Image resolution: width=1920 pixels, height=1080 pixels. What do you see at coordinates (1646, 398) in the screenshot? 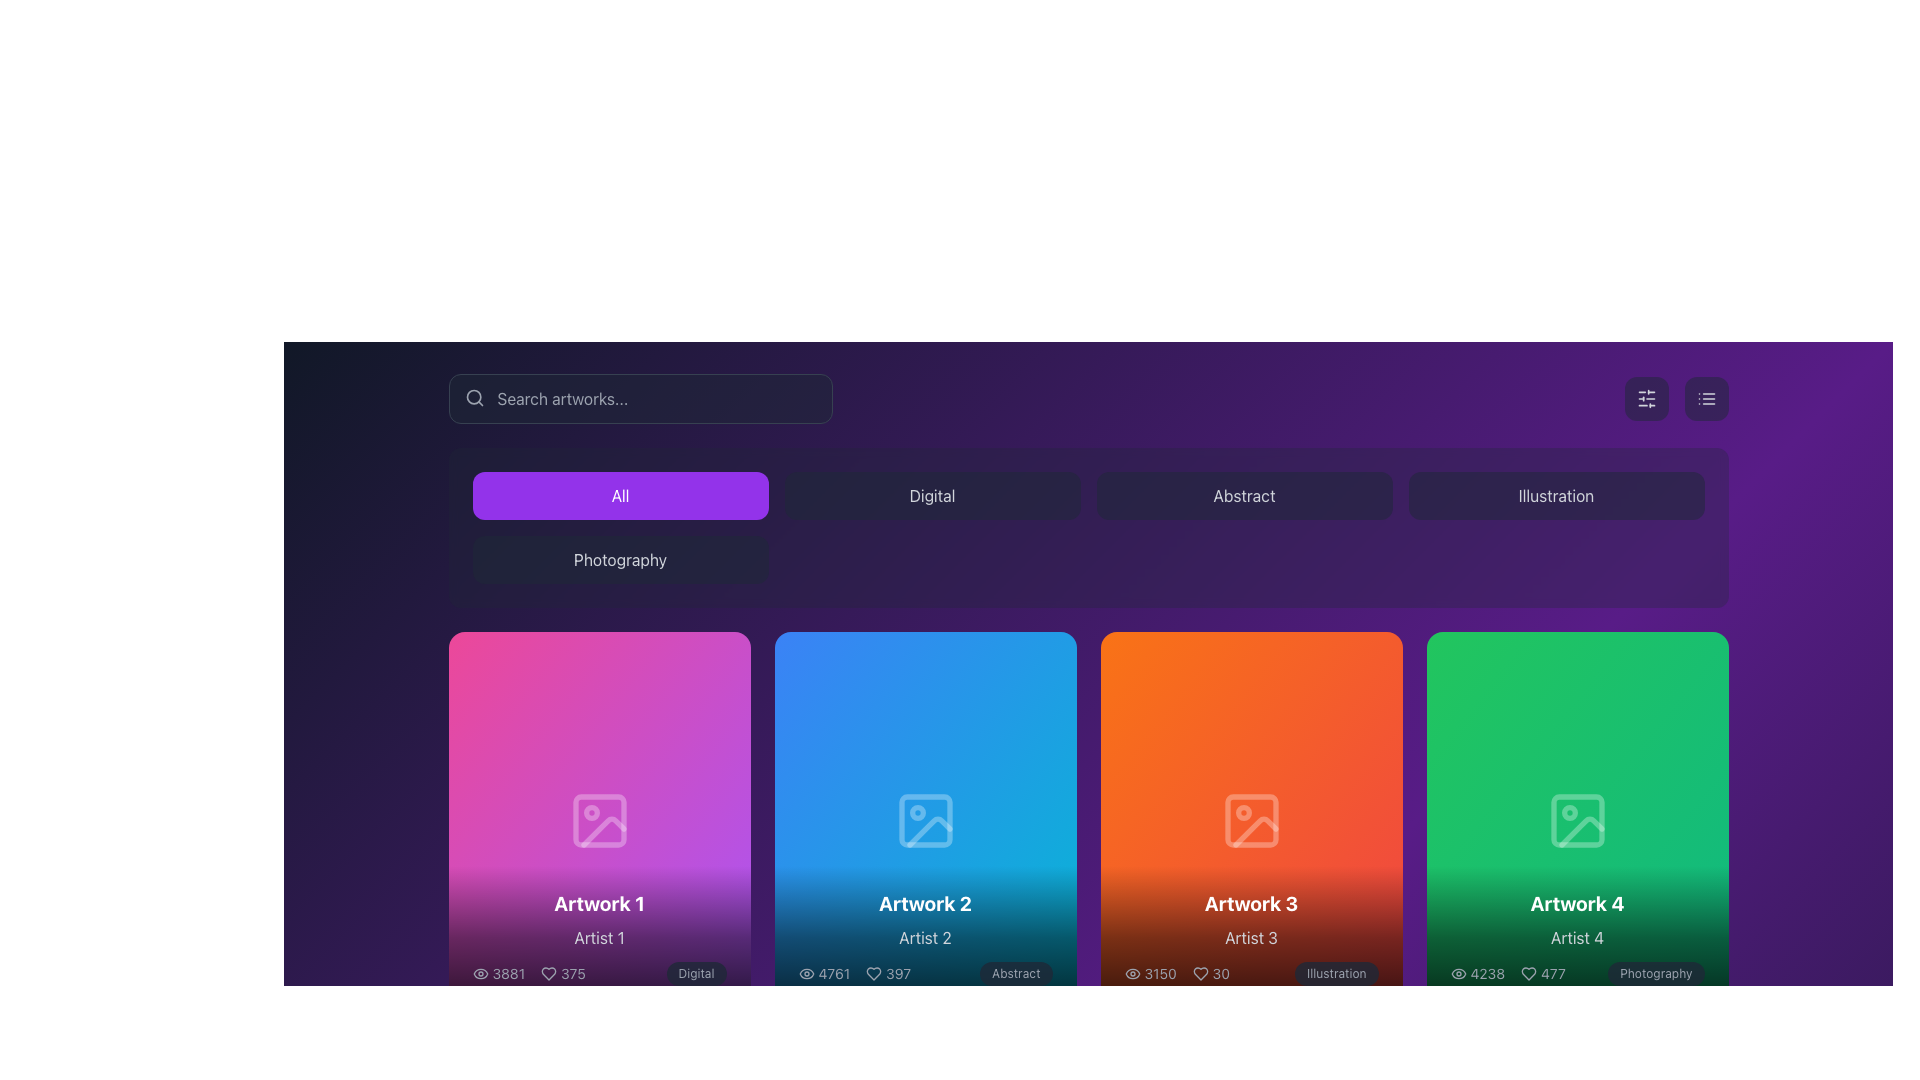
I see `the settings control button, which resembles horizontal sliders with circular handles, located in the top-right corner of the interface` at bounding box center [1646, 398].